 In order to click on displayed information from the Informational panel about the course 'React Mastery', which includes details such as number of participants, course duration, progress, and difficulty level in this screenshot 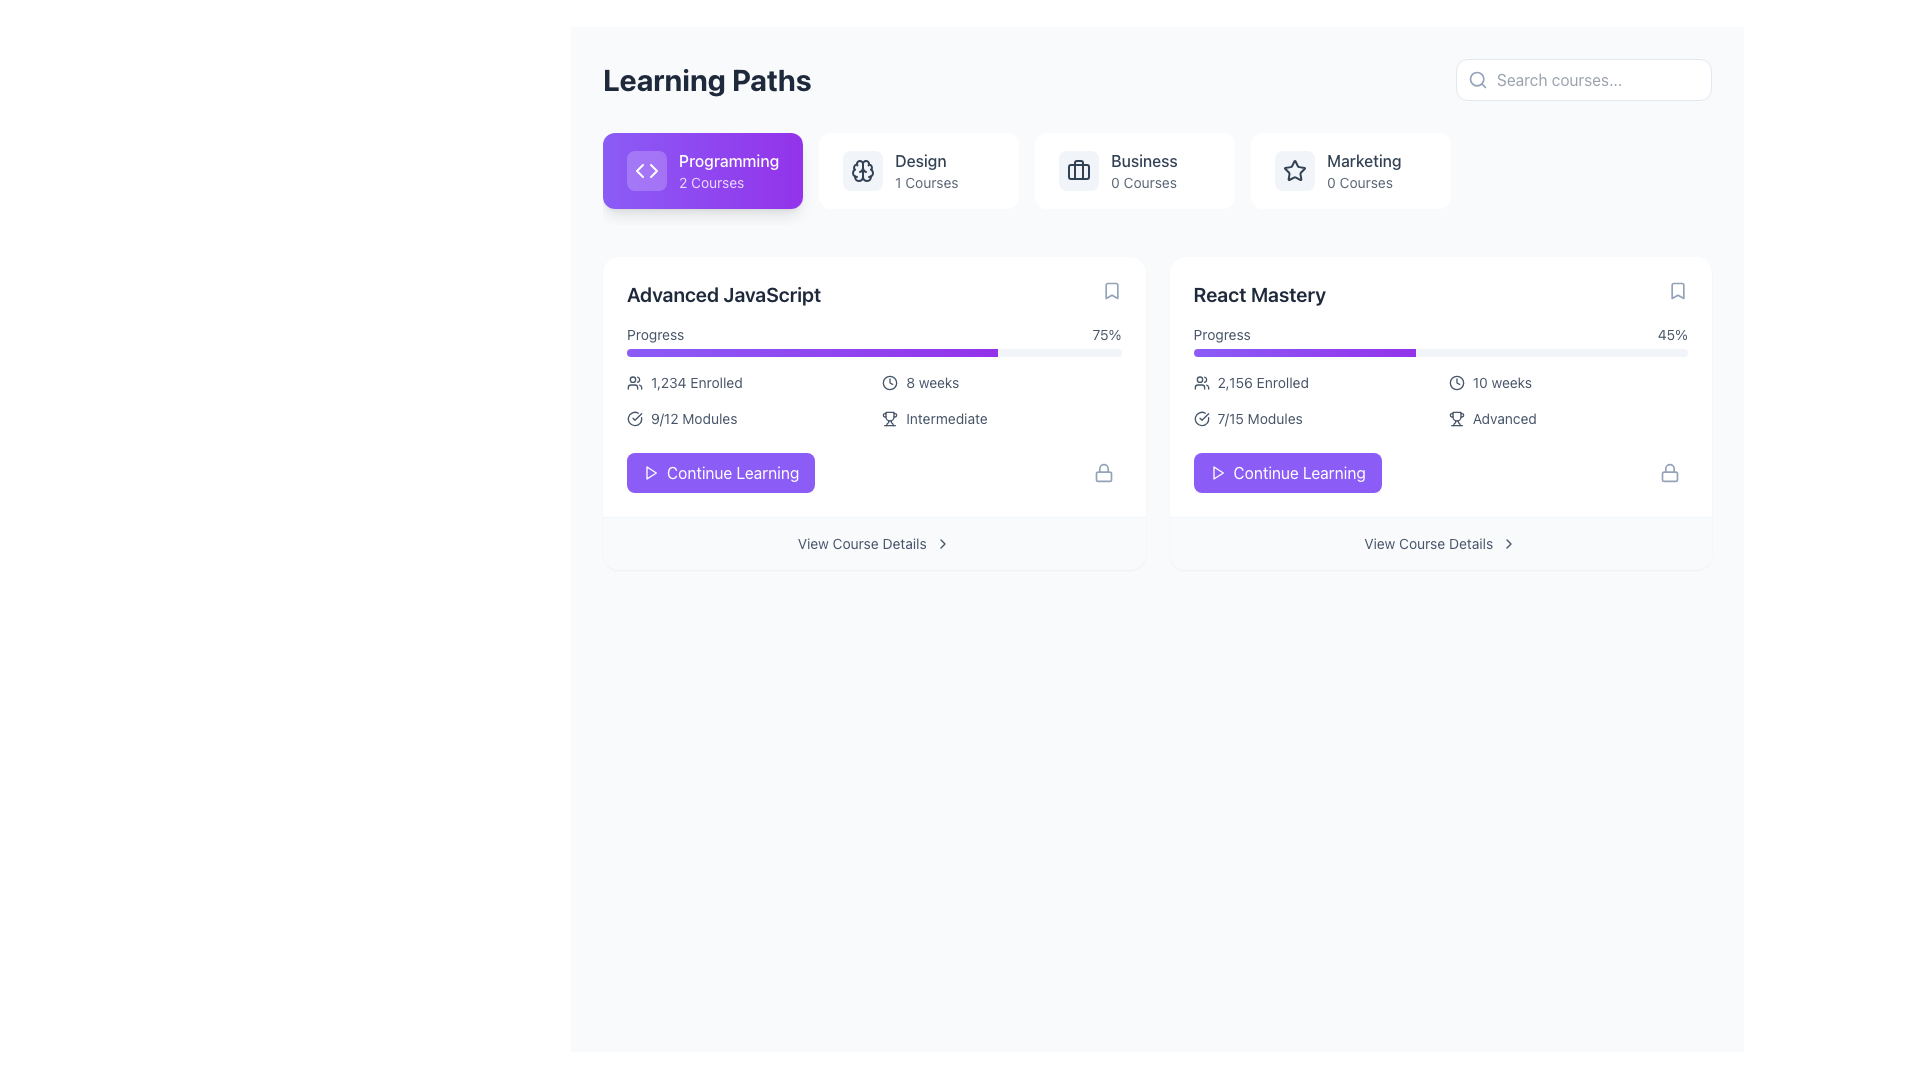, I will do `click(1440, 401)`.